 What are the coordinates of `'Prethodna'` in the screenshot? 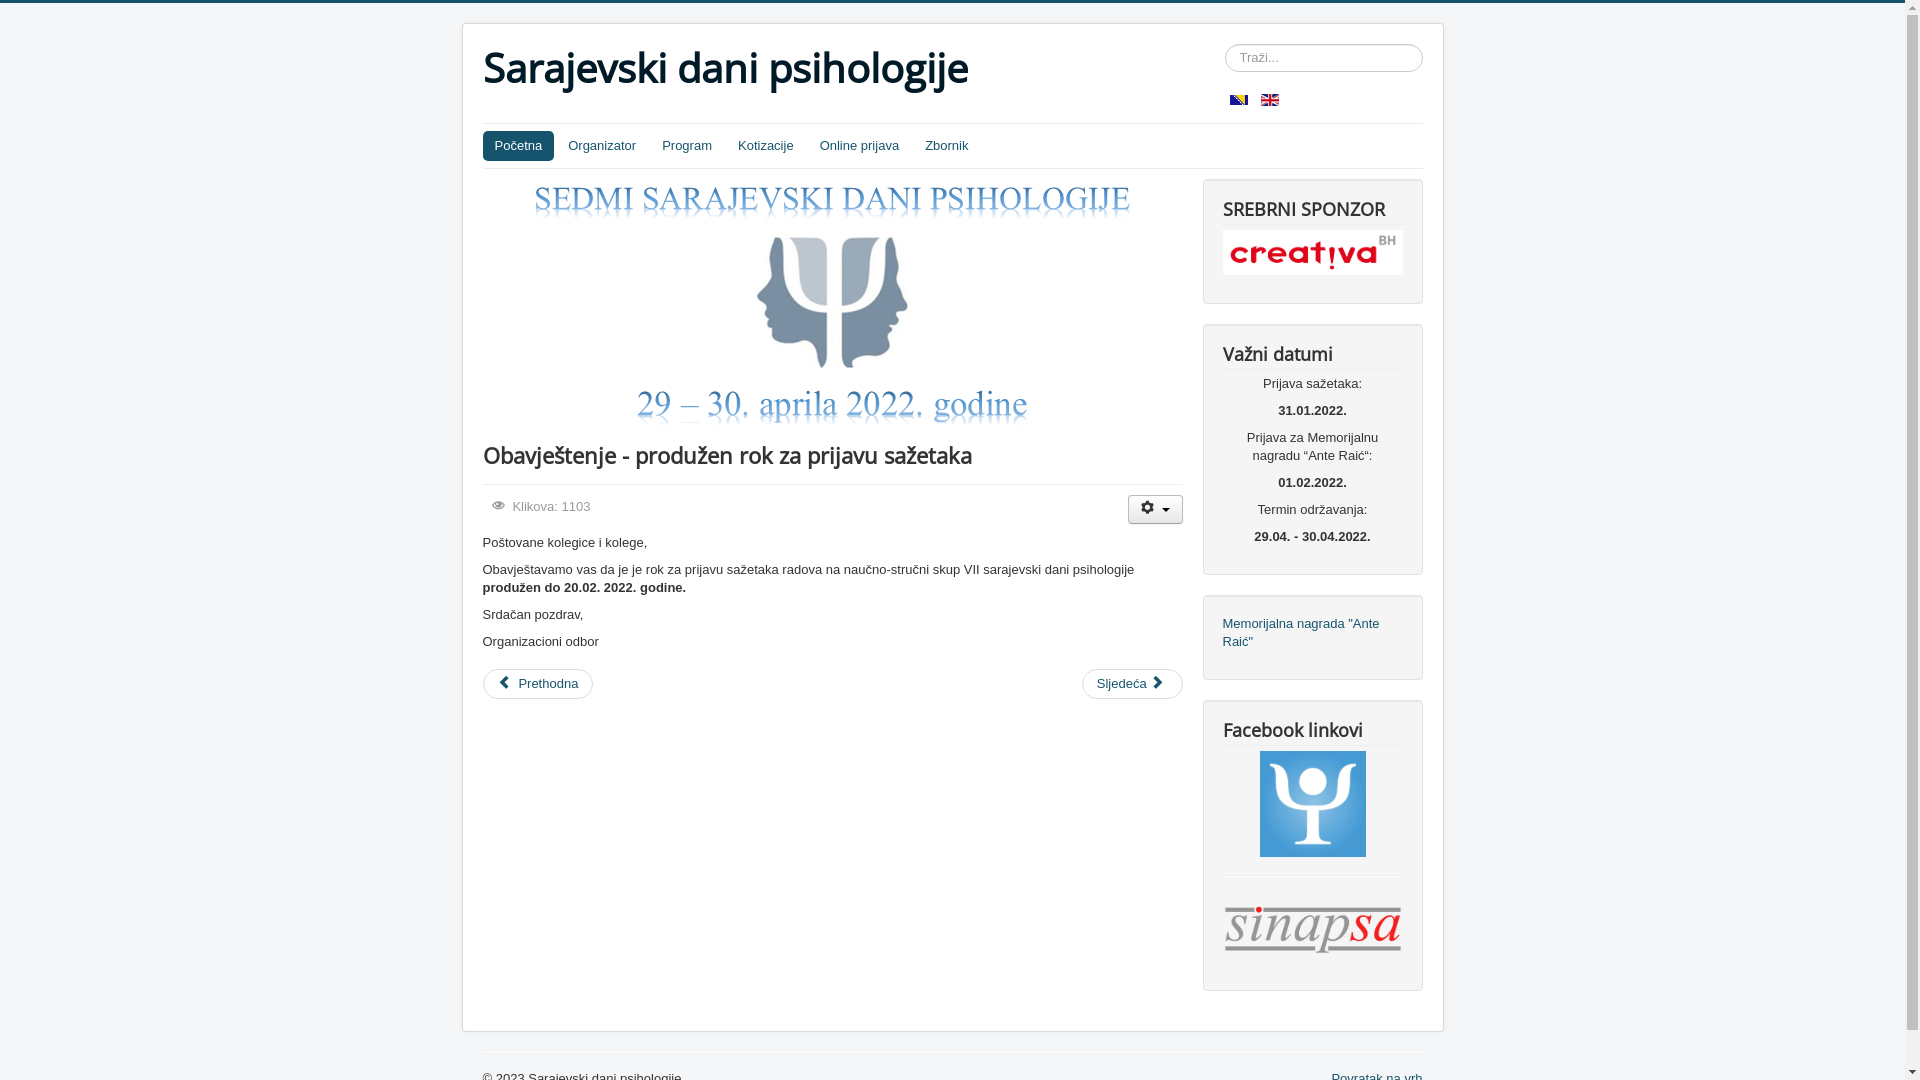 It's located at (537, 682).